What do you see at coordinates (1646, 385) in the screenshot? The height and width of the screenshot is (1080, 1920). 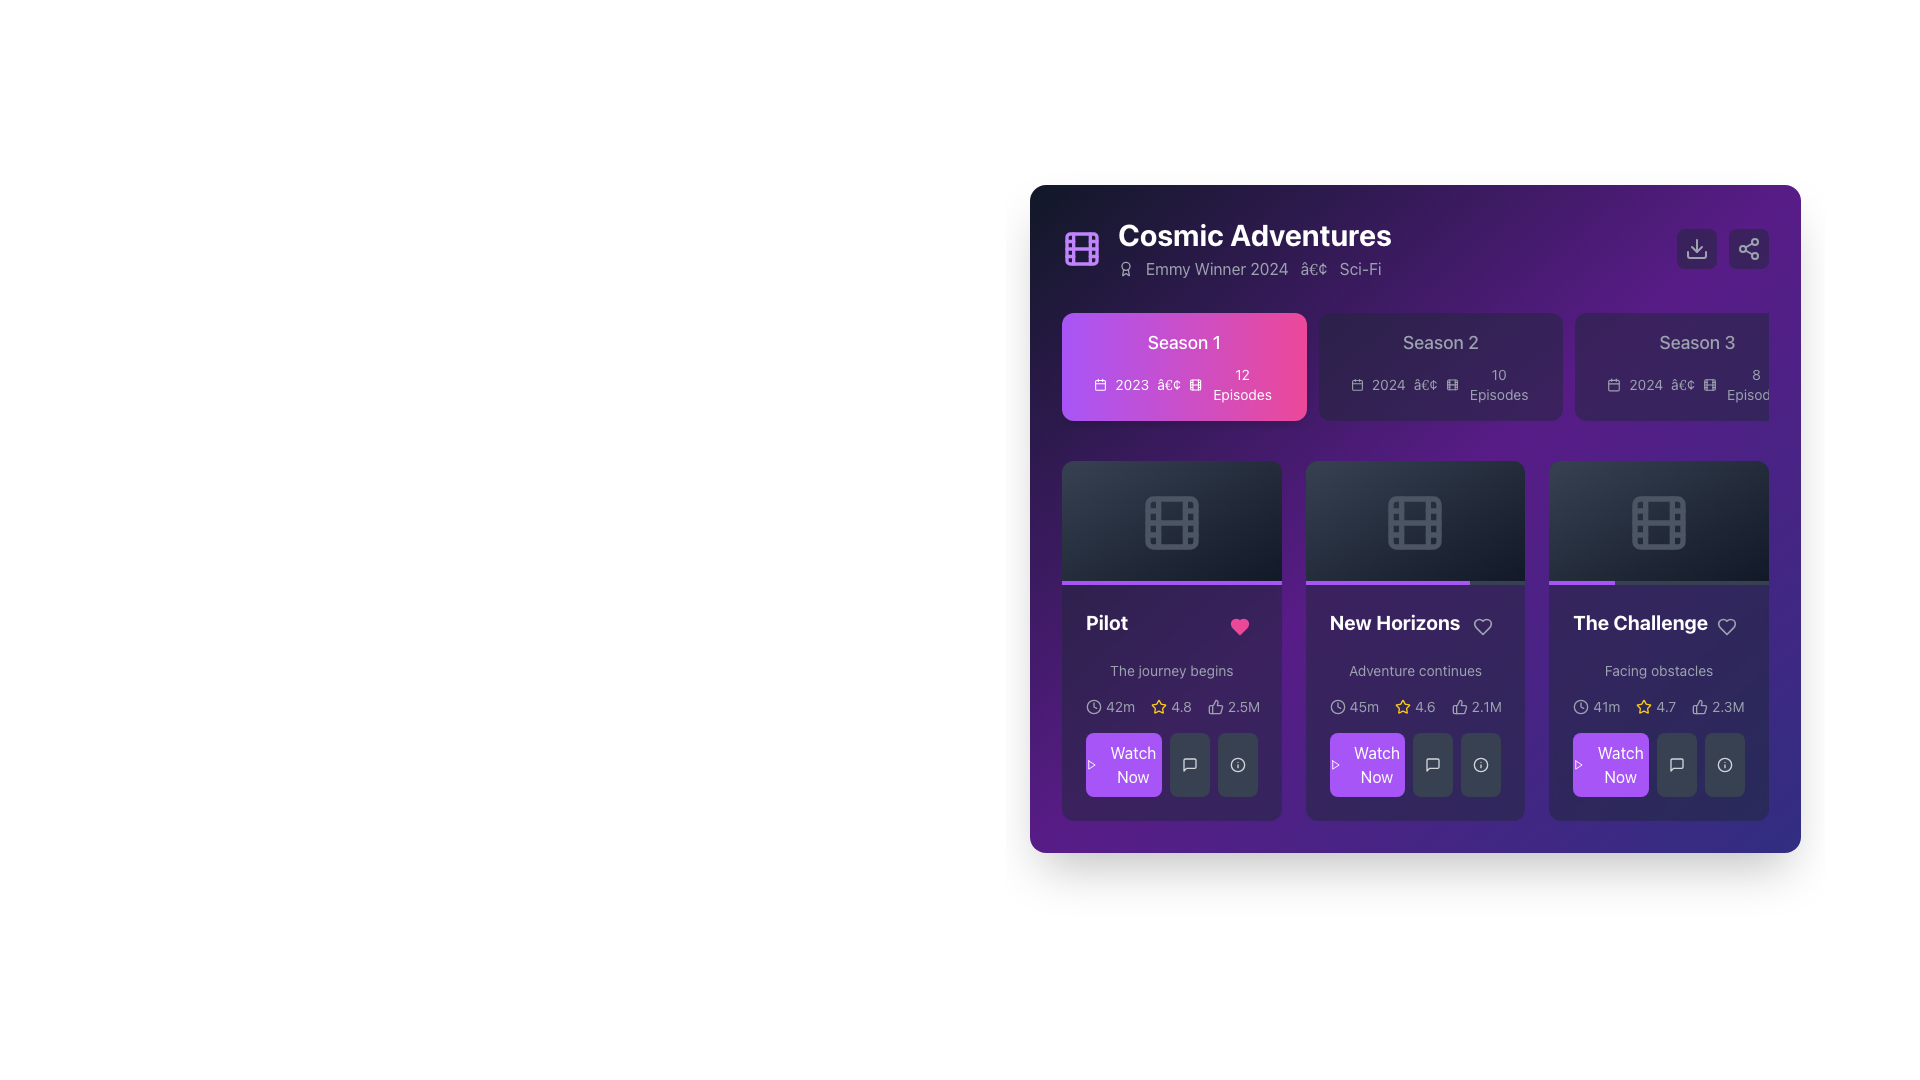 I see `the text label displaying the year '2024' in white font against a dark purple background to identify relevant information` at bounding box center [1646, 385].